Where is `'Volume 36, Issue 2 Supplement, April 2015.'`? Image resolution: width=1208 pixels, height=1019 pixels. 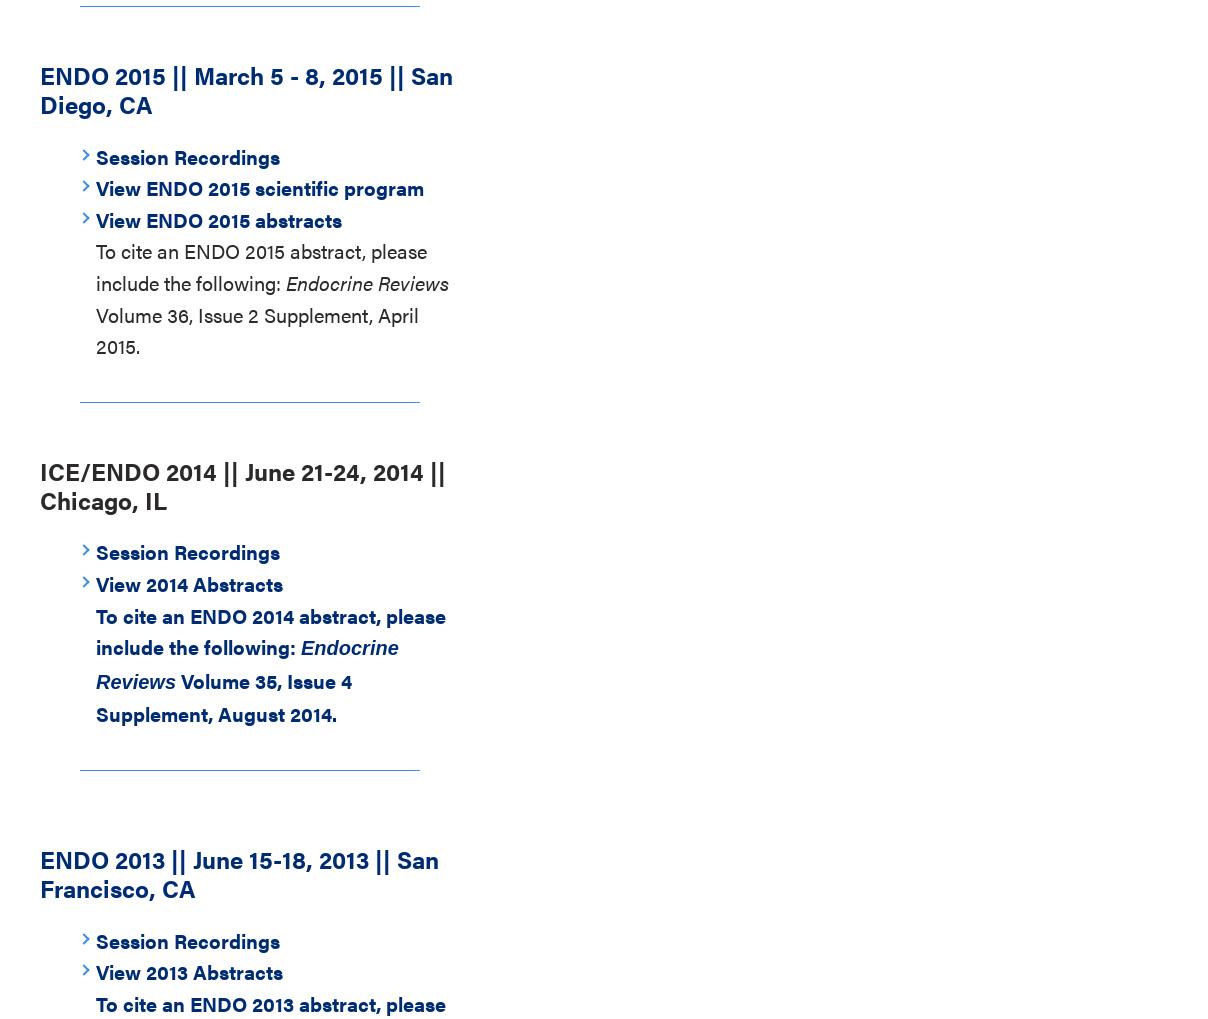
'Volume 36, Issue 2 Supplement, April 2015.' is located at coordinates (95, 329).